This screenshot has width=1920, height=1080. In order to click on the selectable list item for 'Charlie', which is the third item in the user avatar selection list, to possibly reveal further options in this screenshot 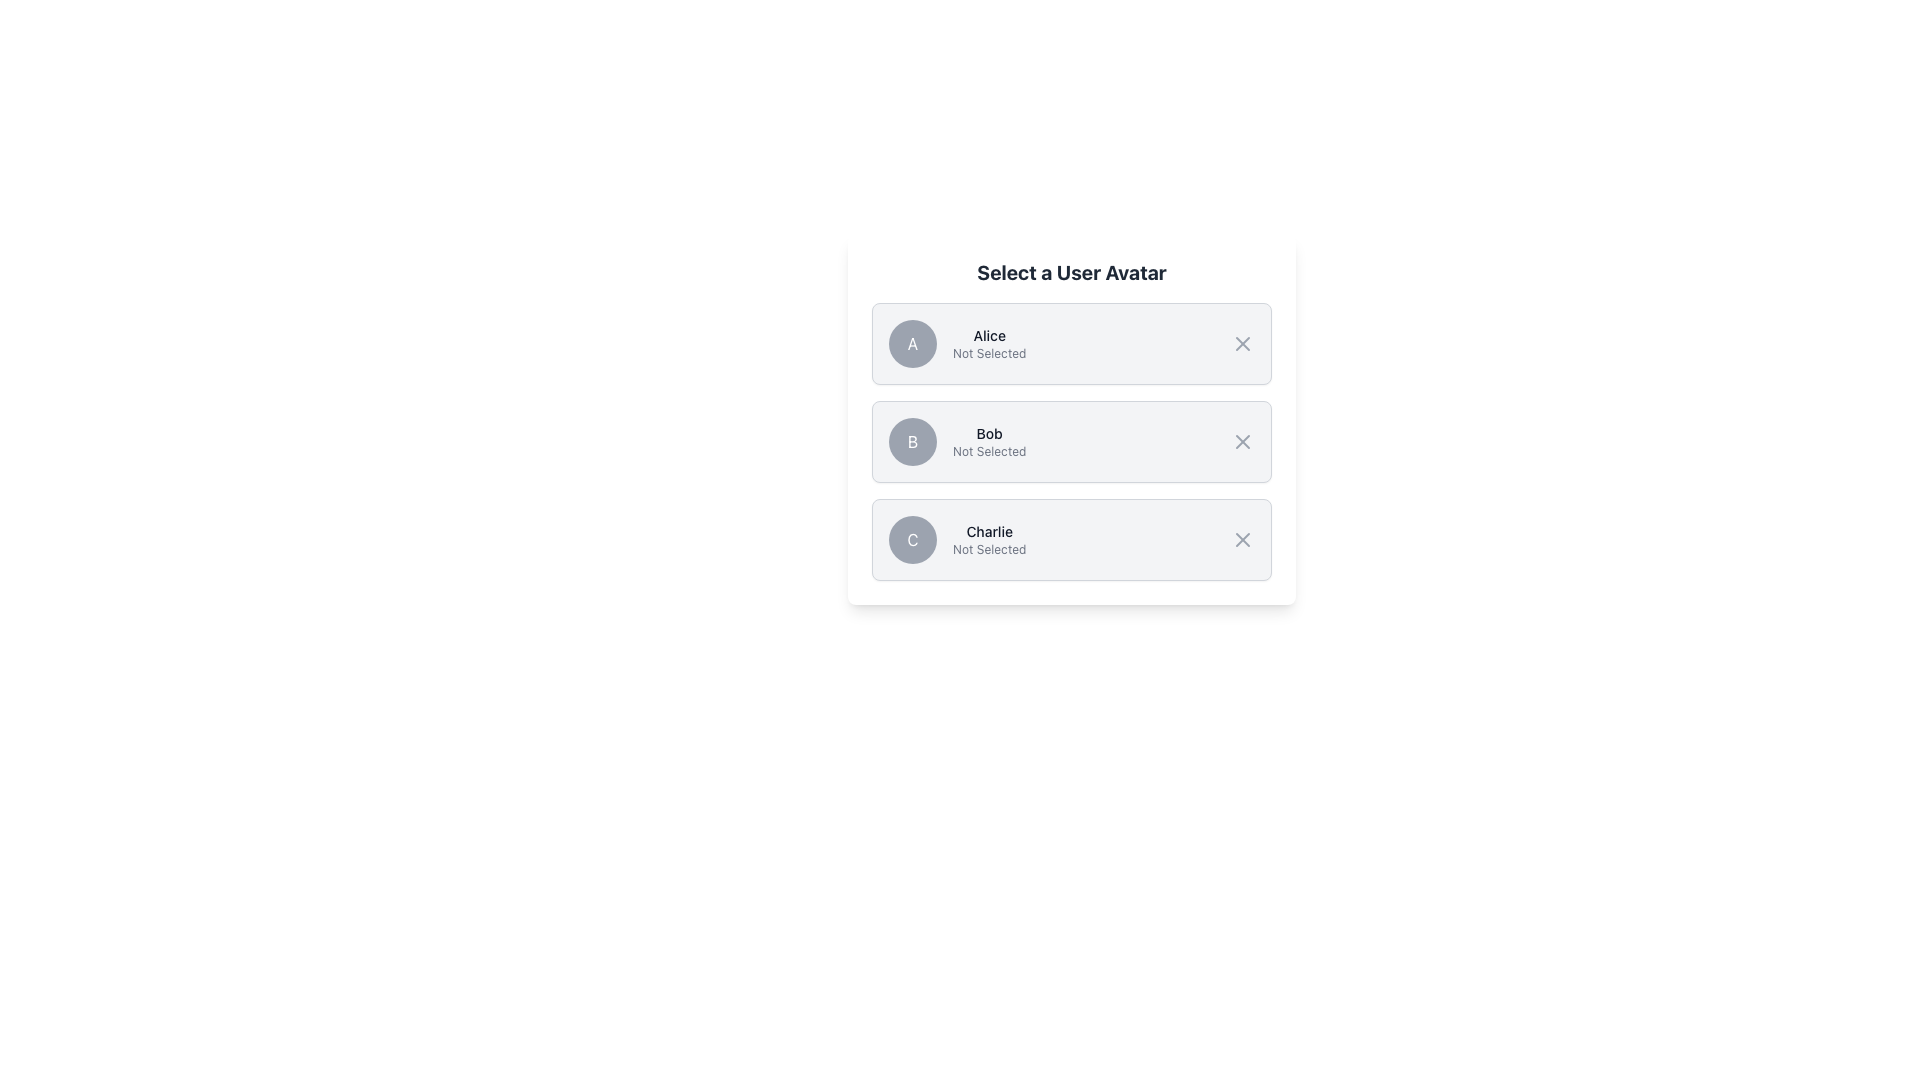, I will do `click(1070, 540)`.